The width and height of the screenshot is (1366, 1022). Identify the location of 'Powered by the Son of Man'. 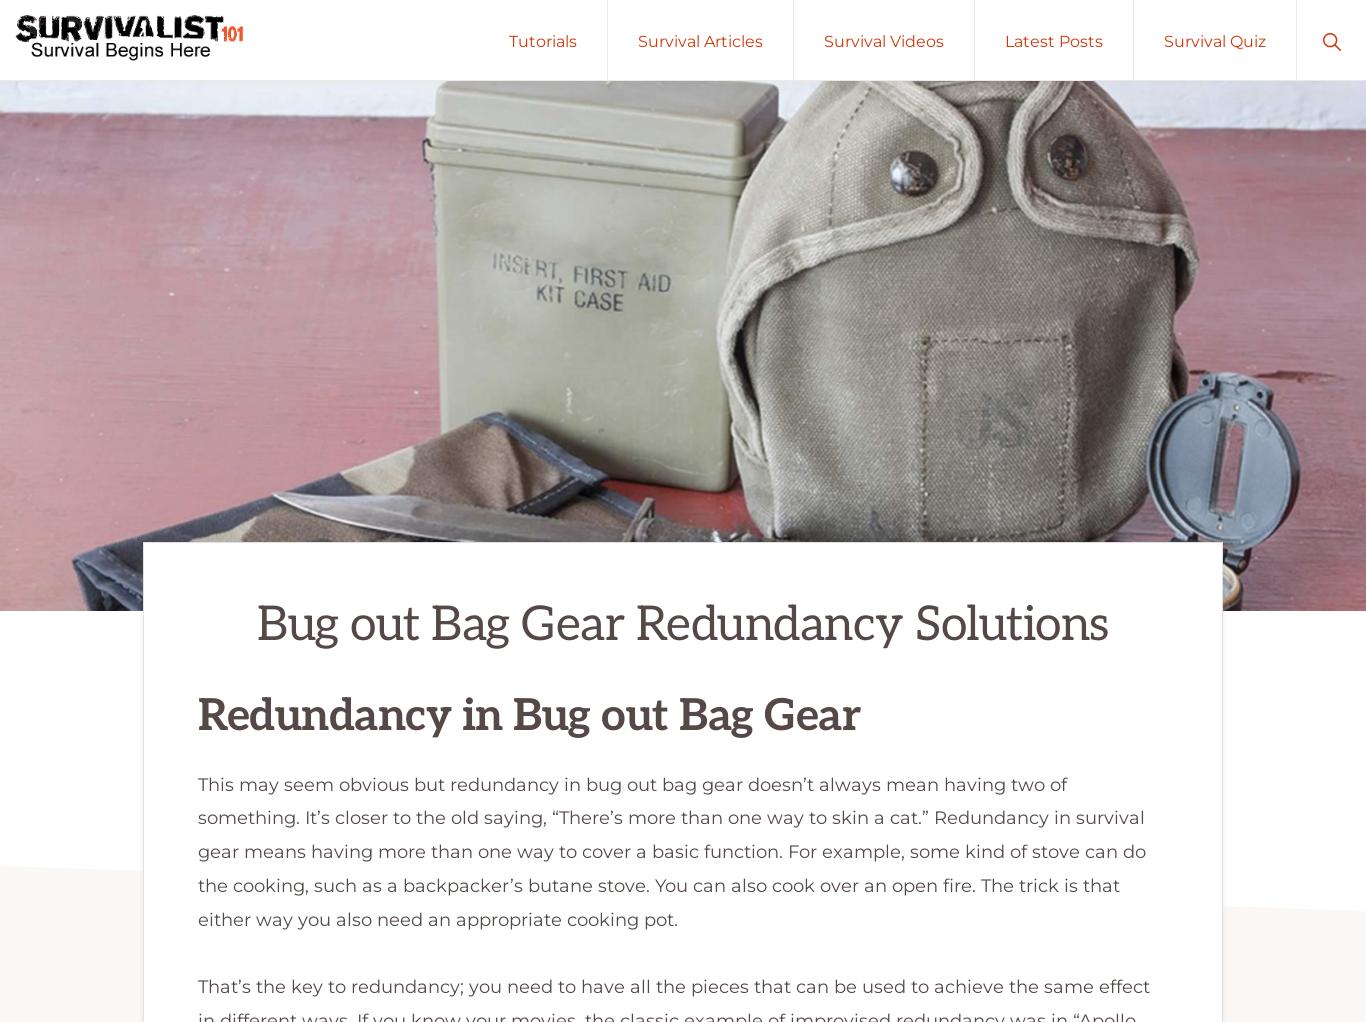
(391, 910).